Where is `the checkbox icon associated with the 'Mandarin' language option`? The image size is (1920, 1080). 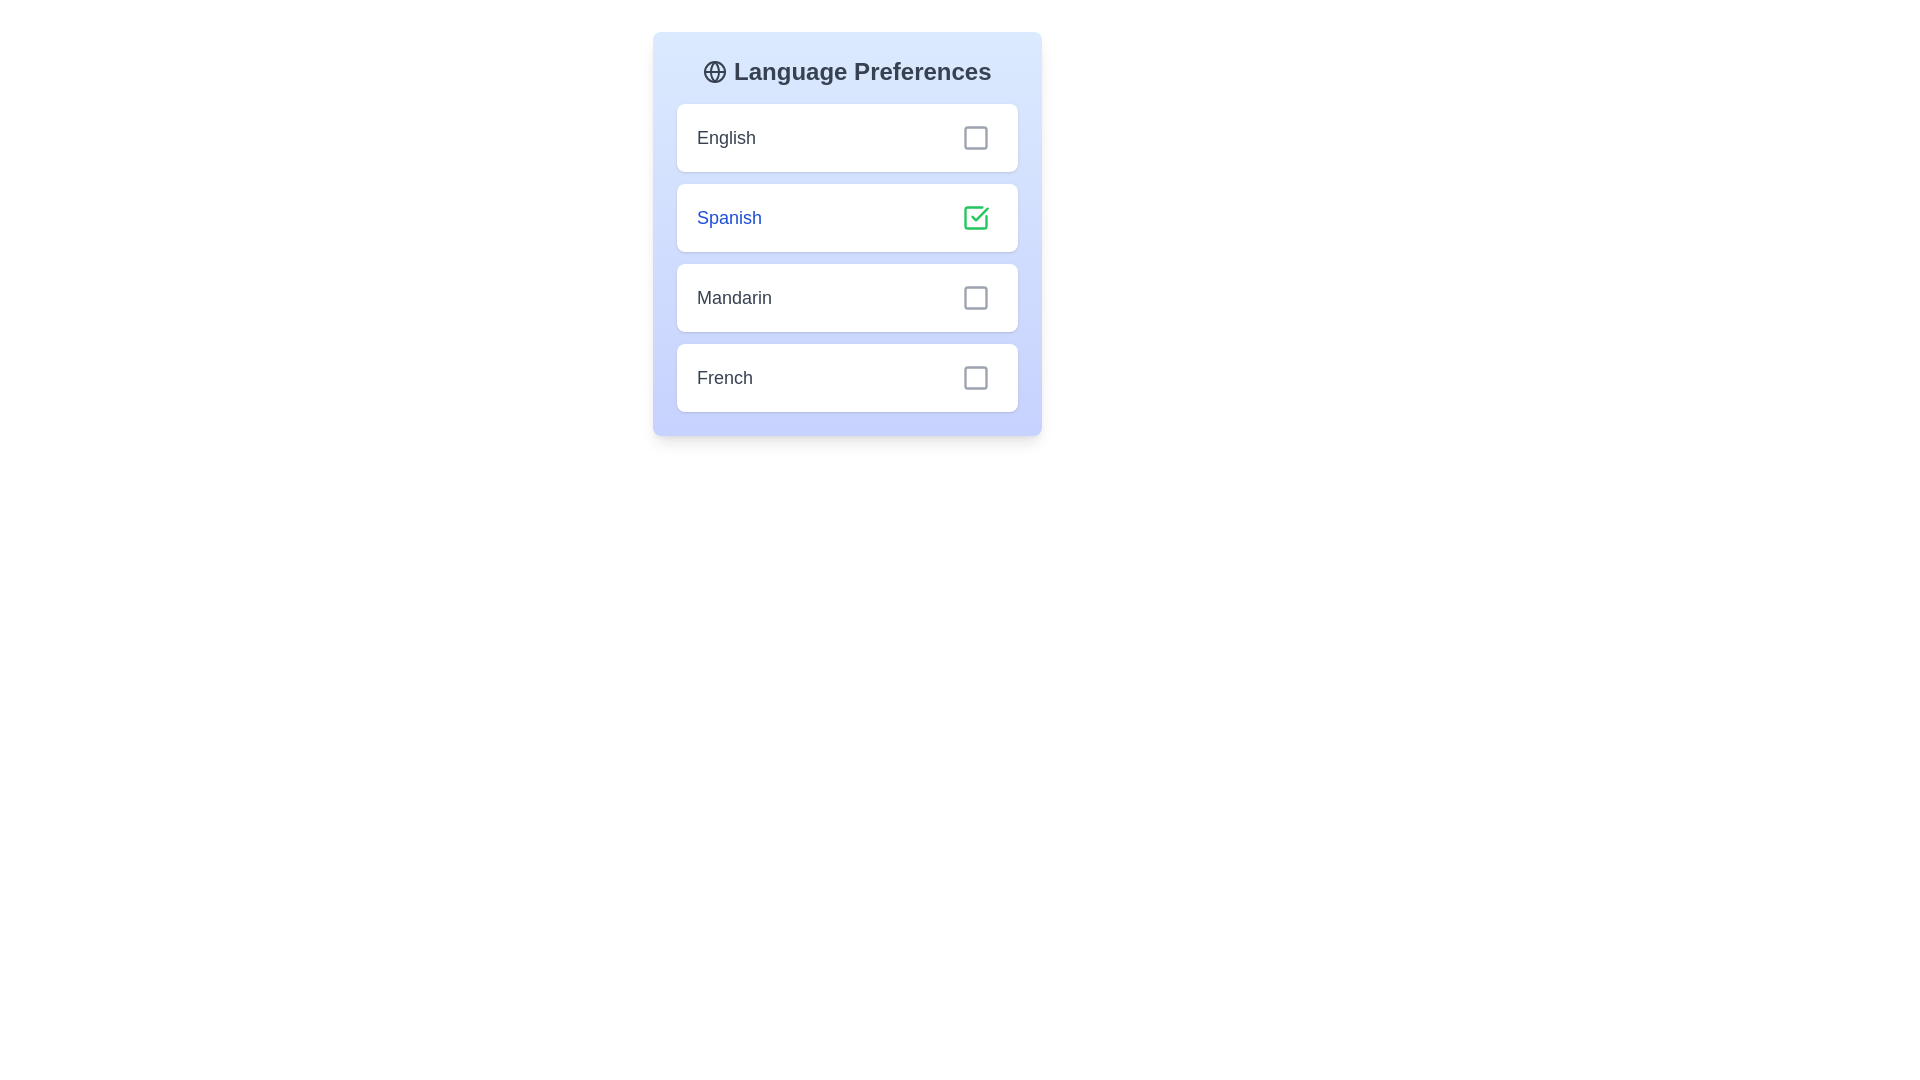 the checkbox icon associated with the 'Mandarin' language option is located at coordinates (975, 297).